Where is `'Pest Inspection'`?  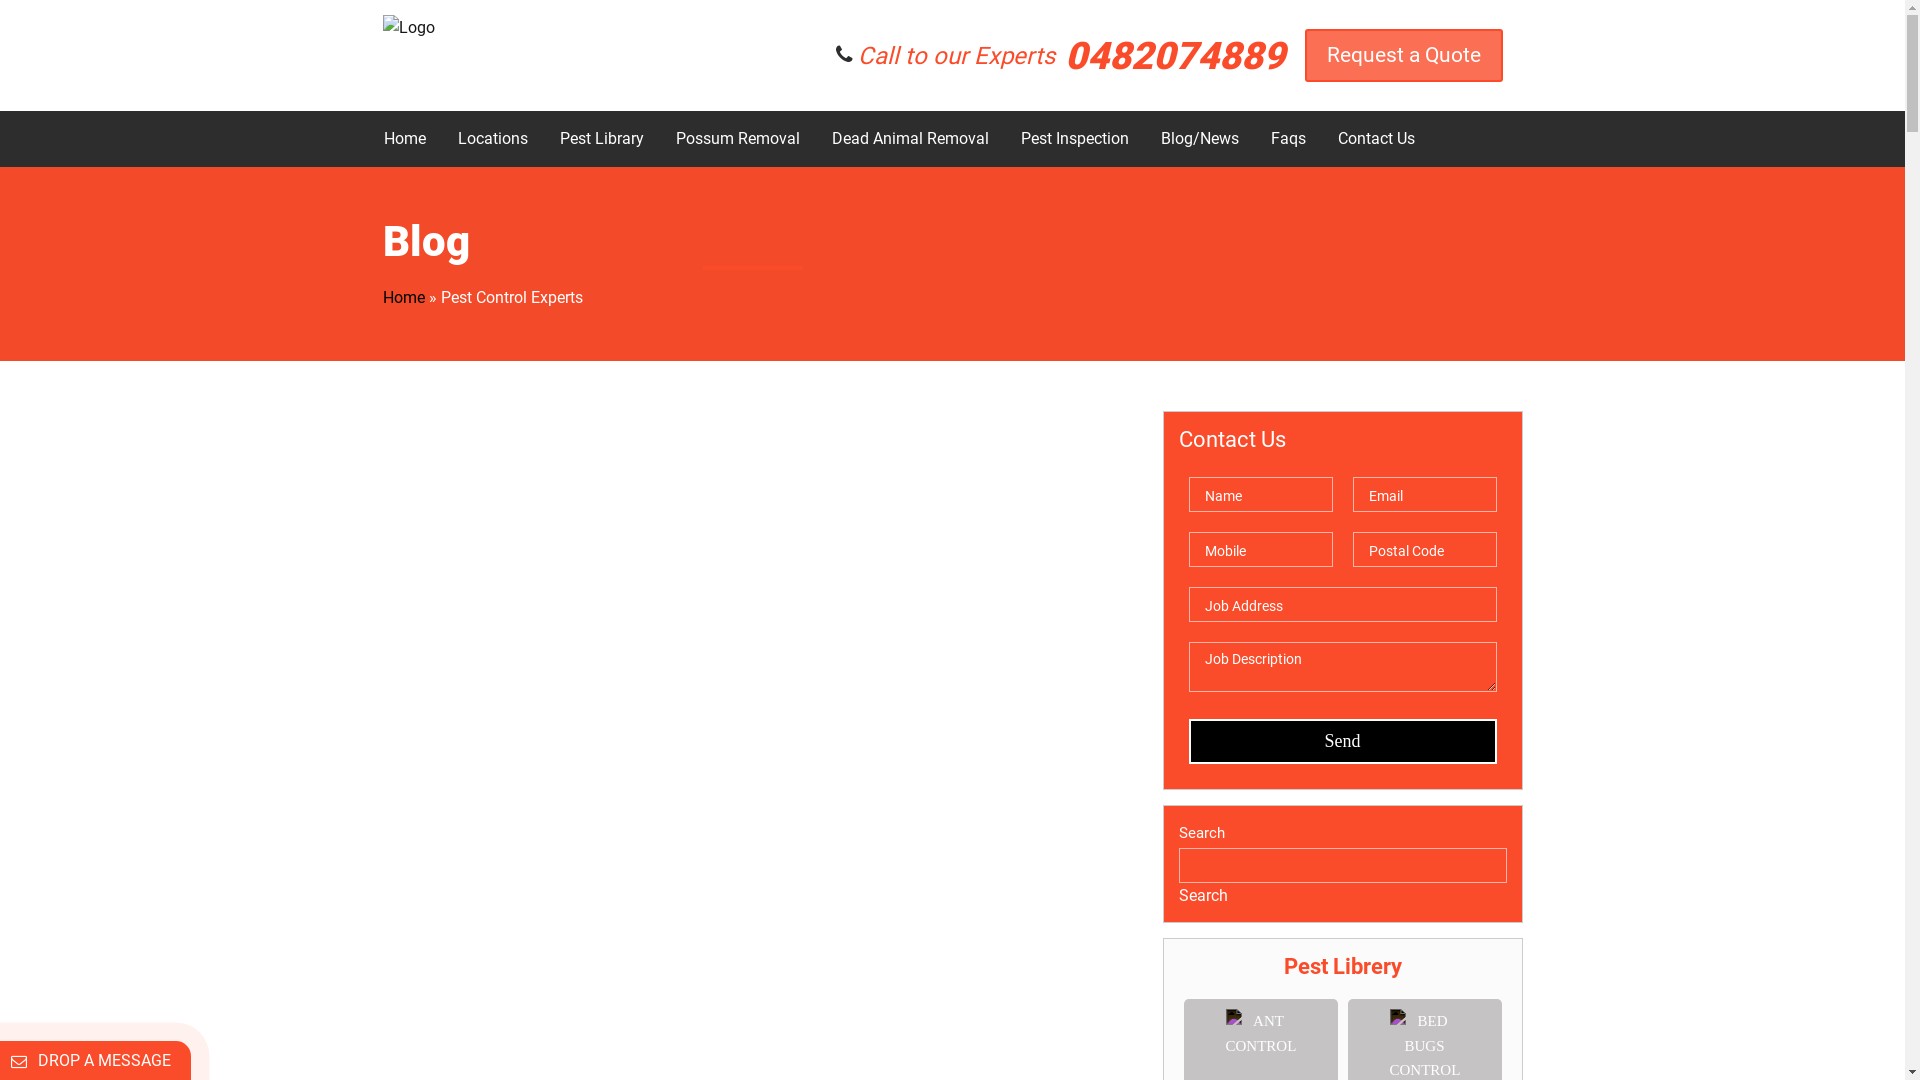 'Pest Inspection' is located at coordinates (1006, 137).